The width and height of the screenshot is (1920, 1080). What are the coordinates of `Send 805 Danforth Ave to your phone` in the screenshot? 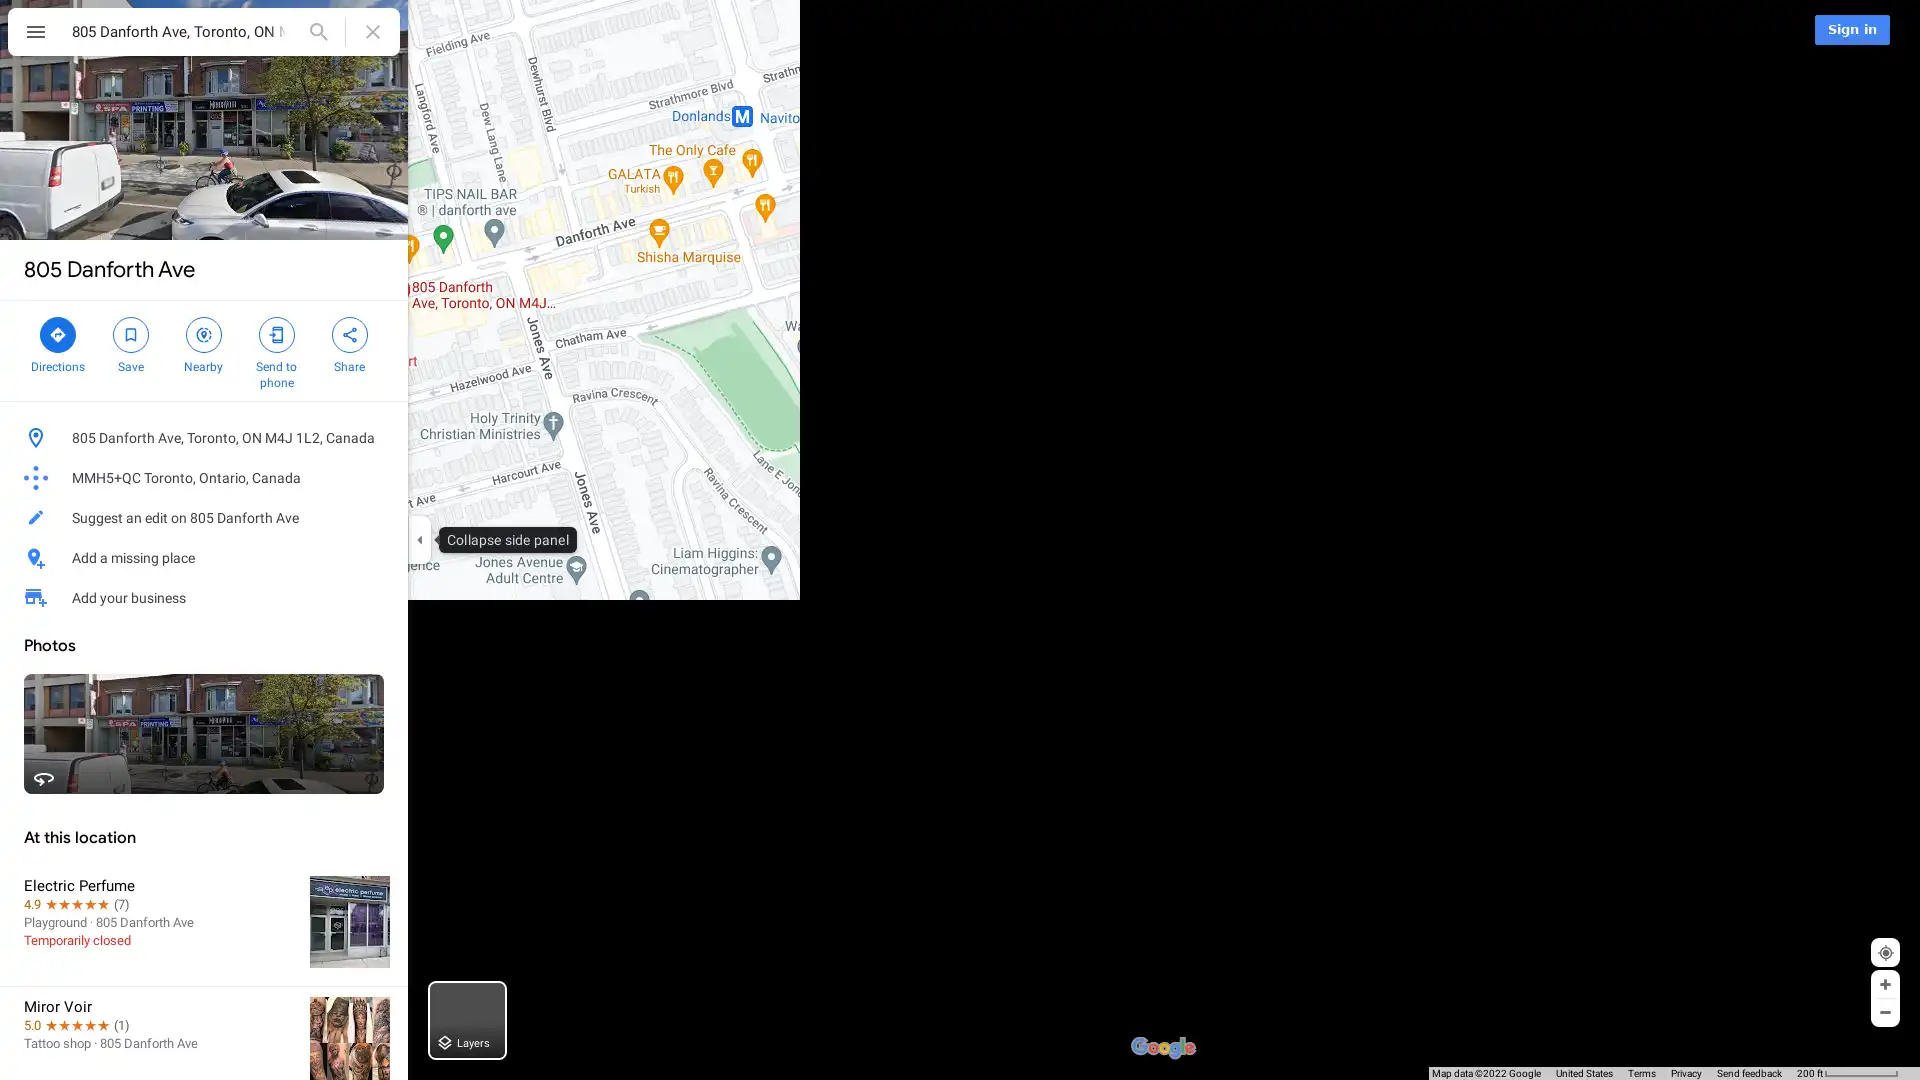 It's located at (275, 350).